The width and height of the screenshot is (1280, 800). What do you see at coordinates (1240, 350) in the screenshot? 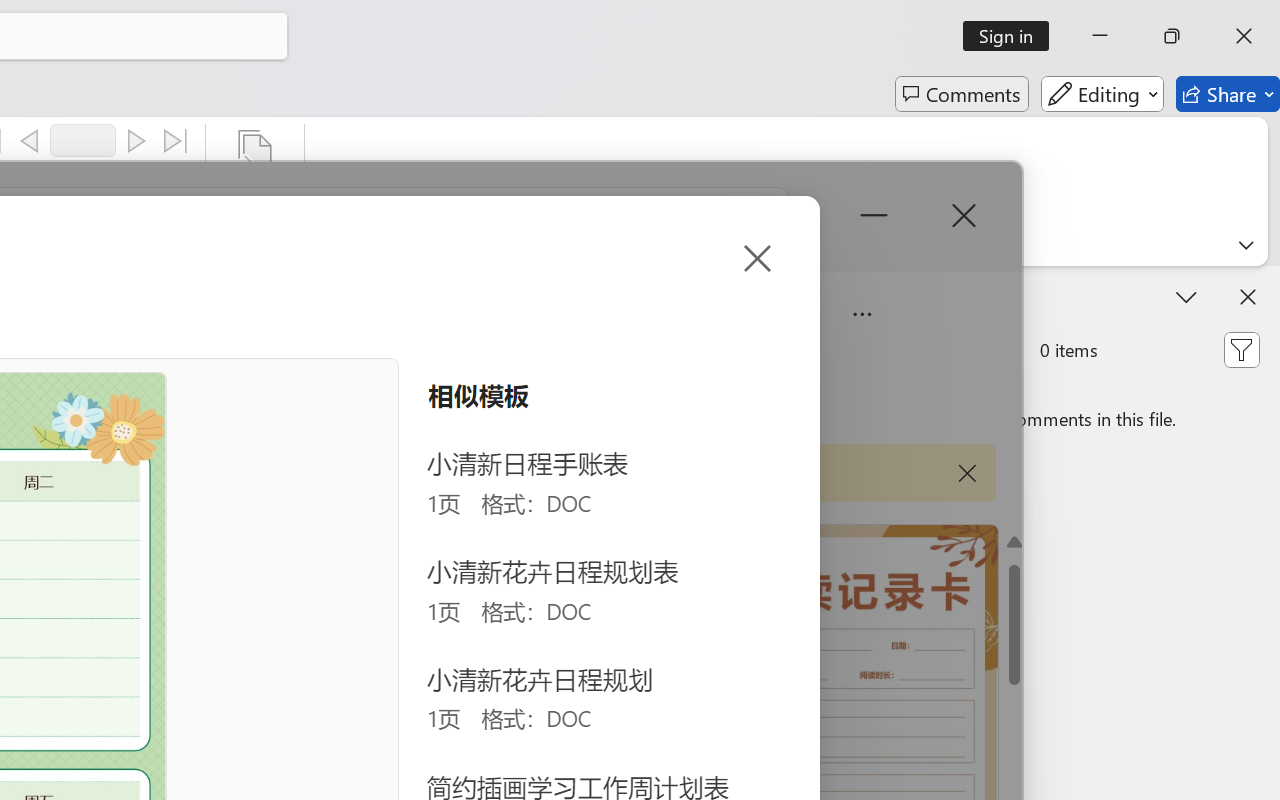
I see `'Filter'` at bounding box center [1240, 350].